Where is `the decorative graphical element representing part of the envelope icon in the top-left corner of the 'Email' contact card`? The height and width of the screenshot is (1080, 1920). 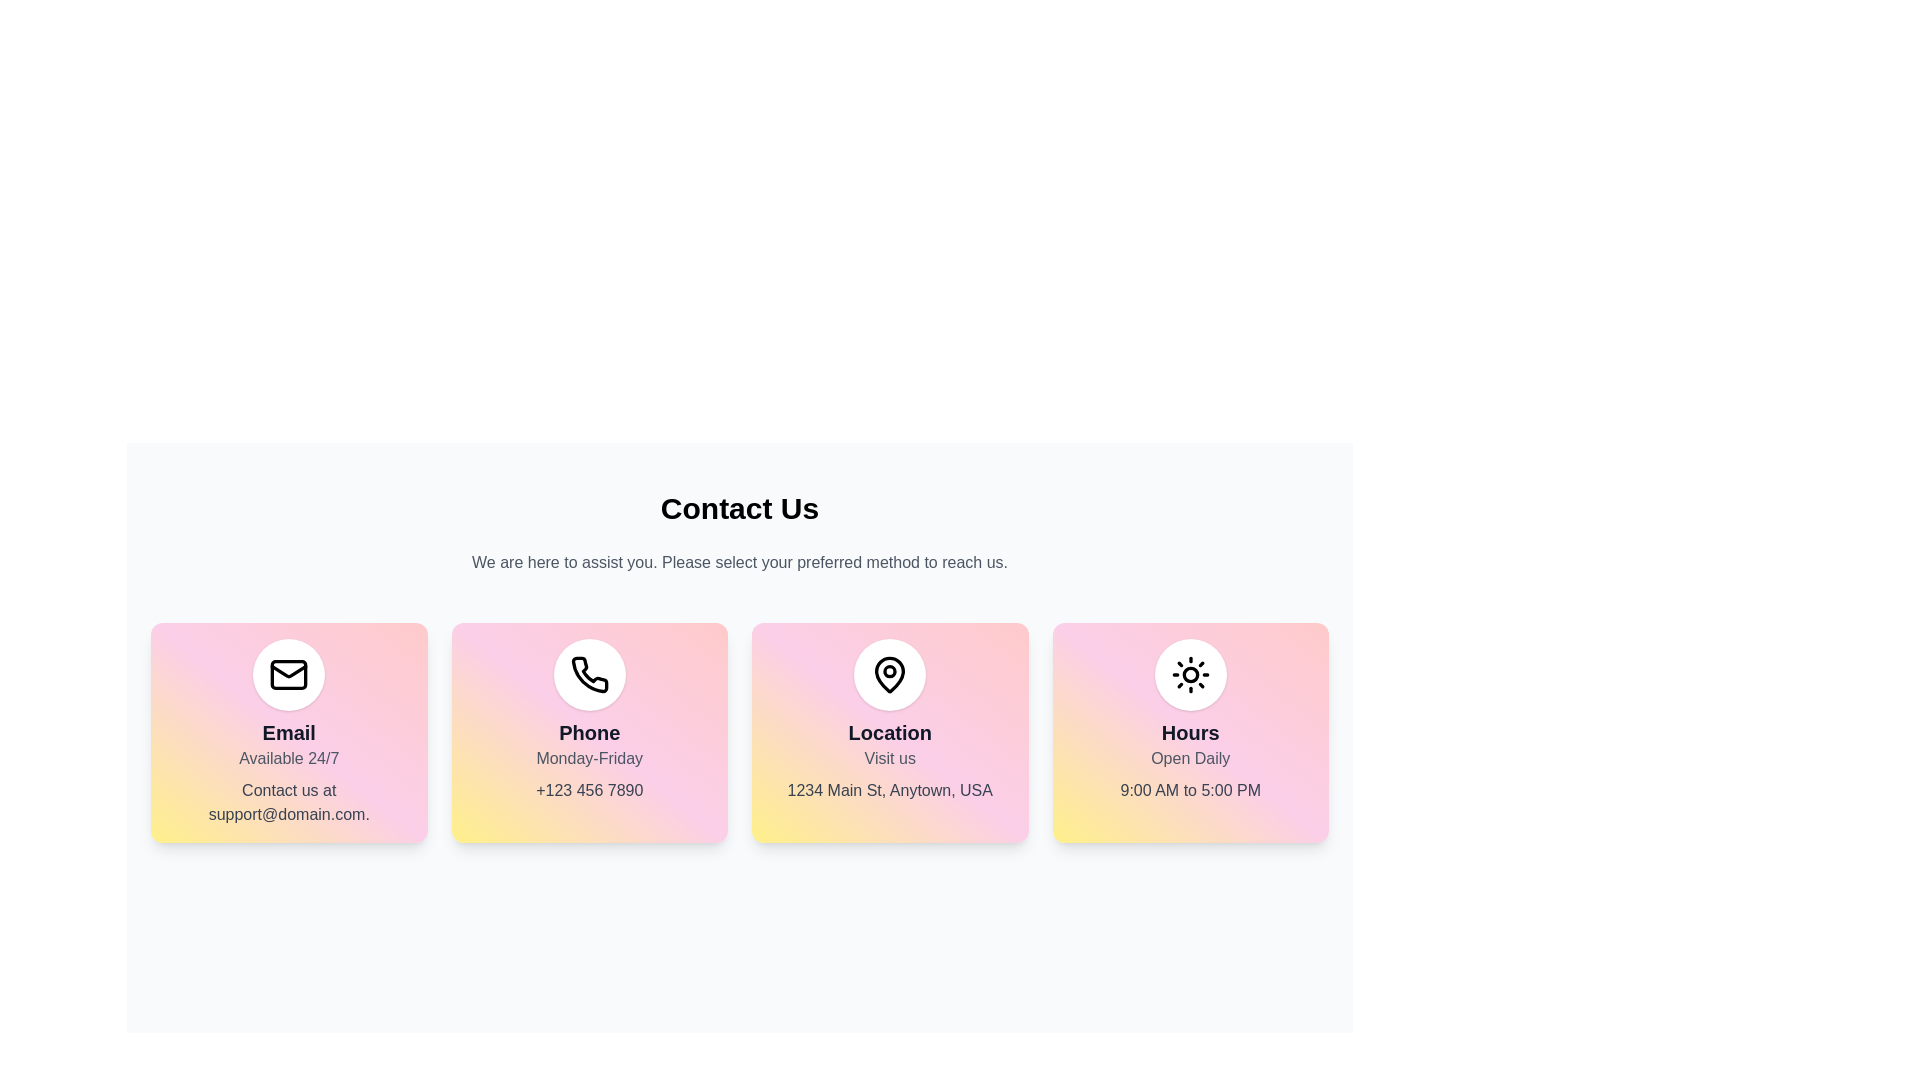
the decorative graphical element representing part of the envelope icon in the top-left corner of the 'Email' contact card is located at coordinates (288, 675).